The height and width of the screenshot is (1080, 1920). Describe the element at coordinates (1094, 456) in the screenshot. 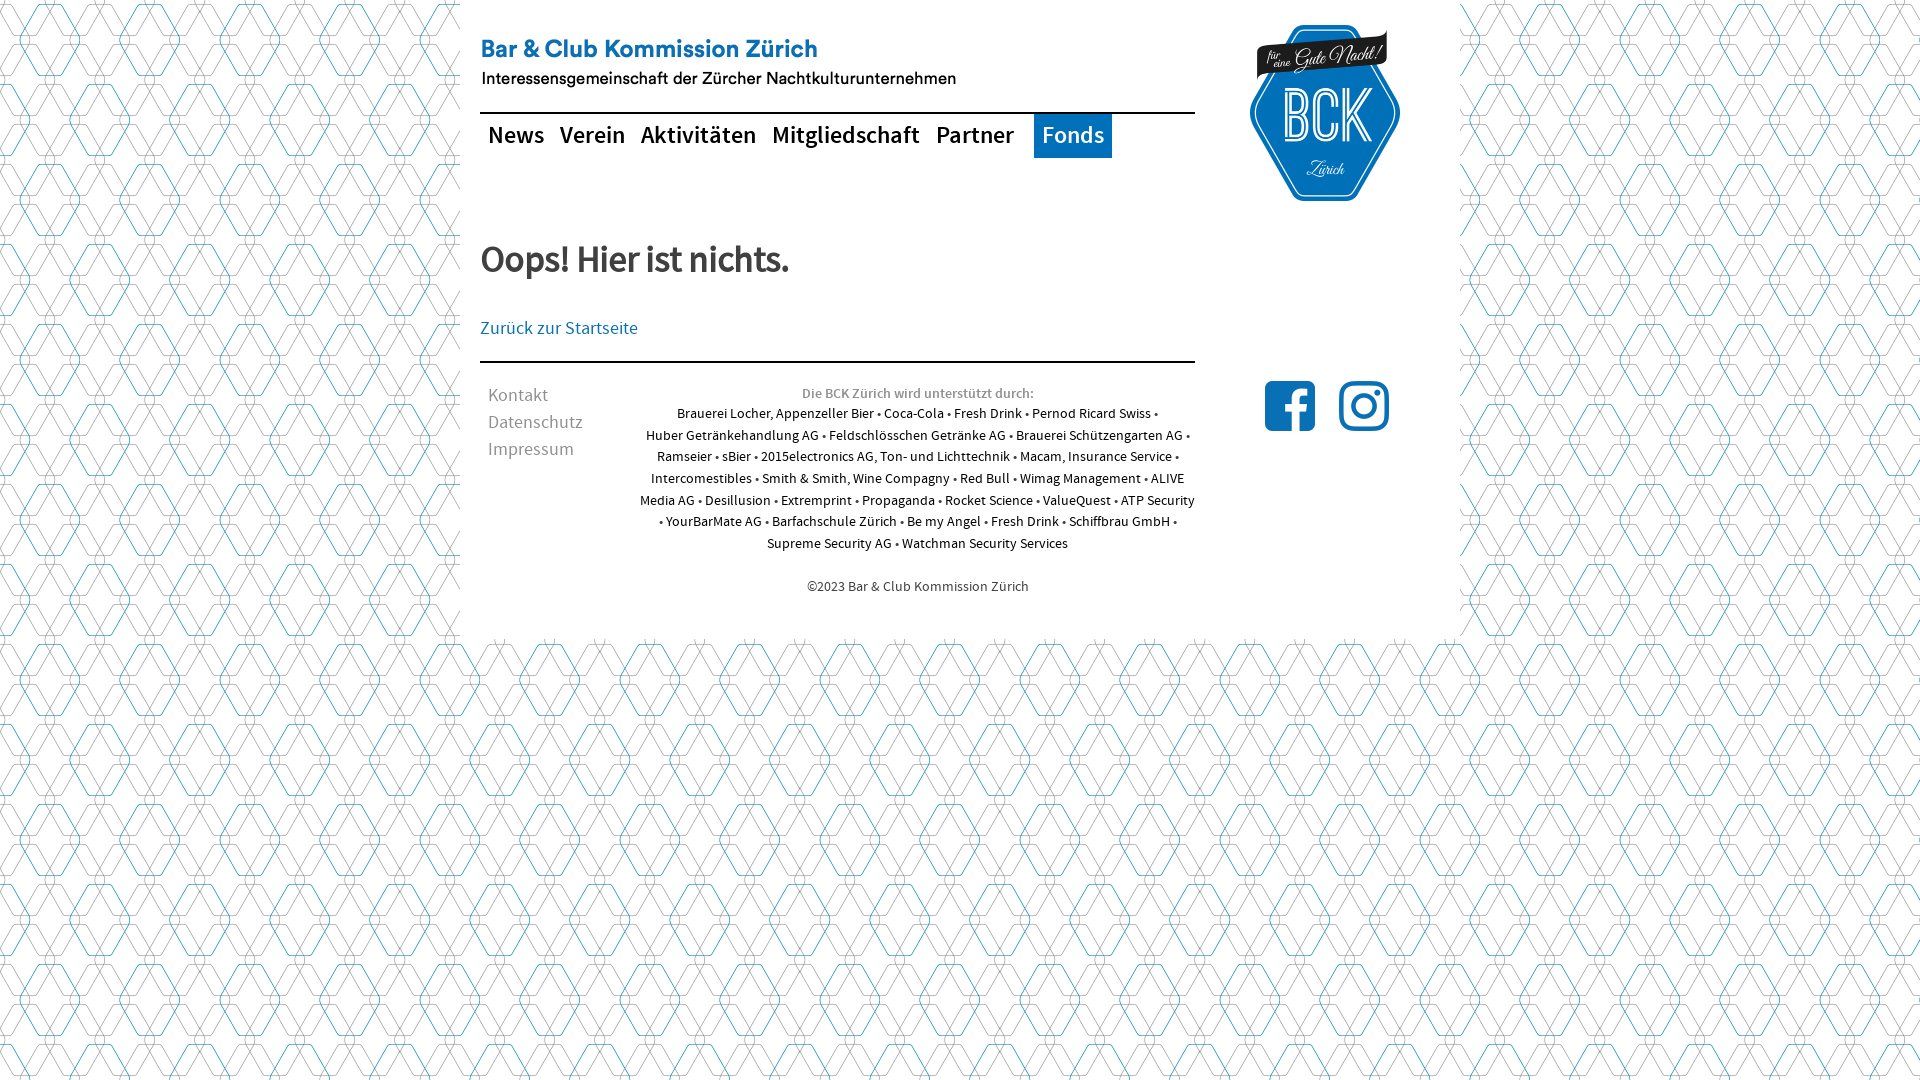

I see `'Macam, Insurance Service'` at that location.